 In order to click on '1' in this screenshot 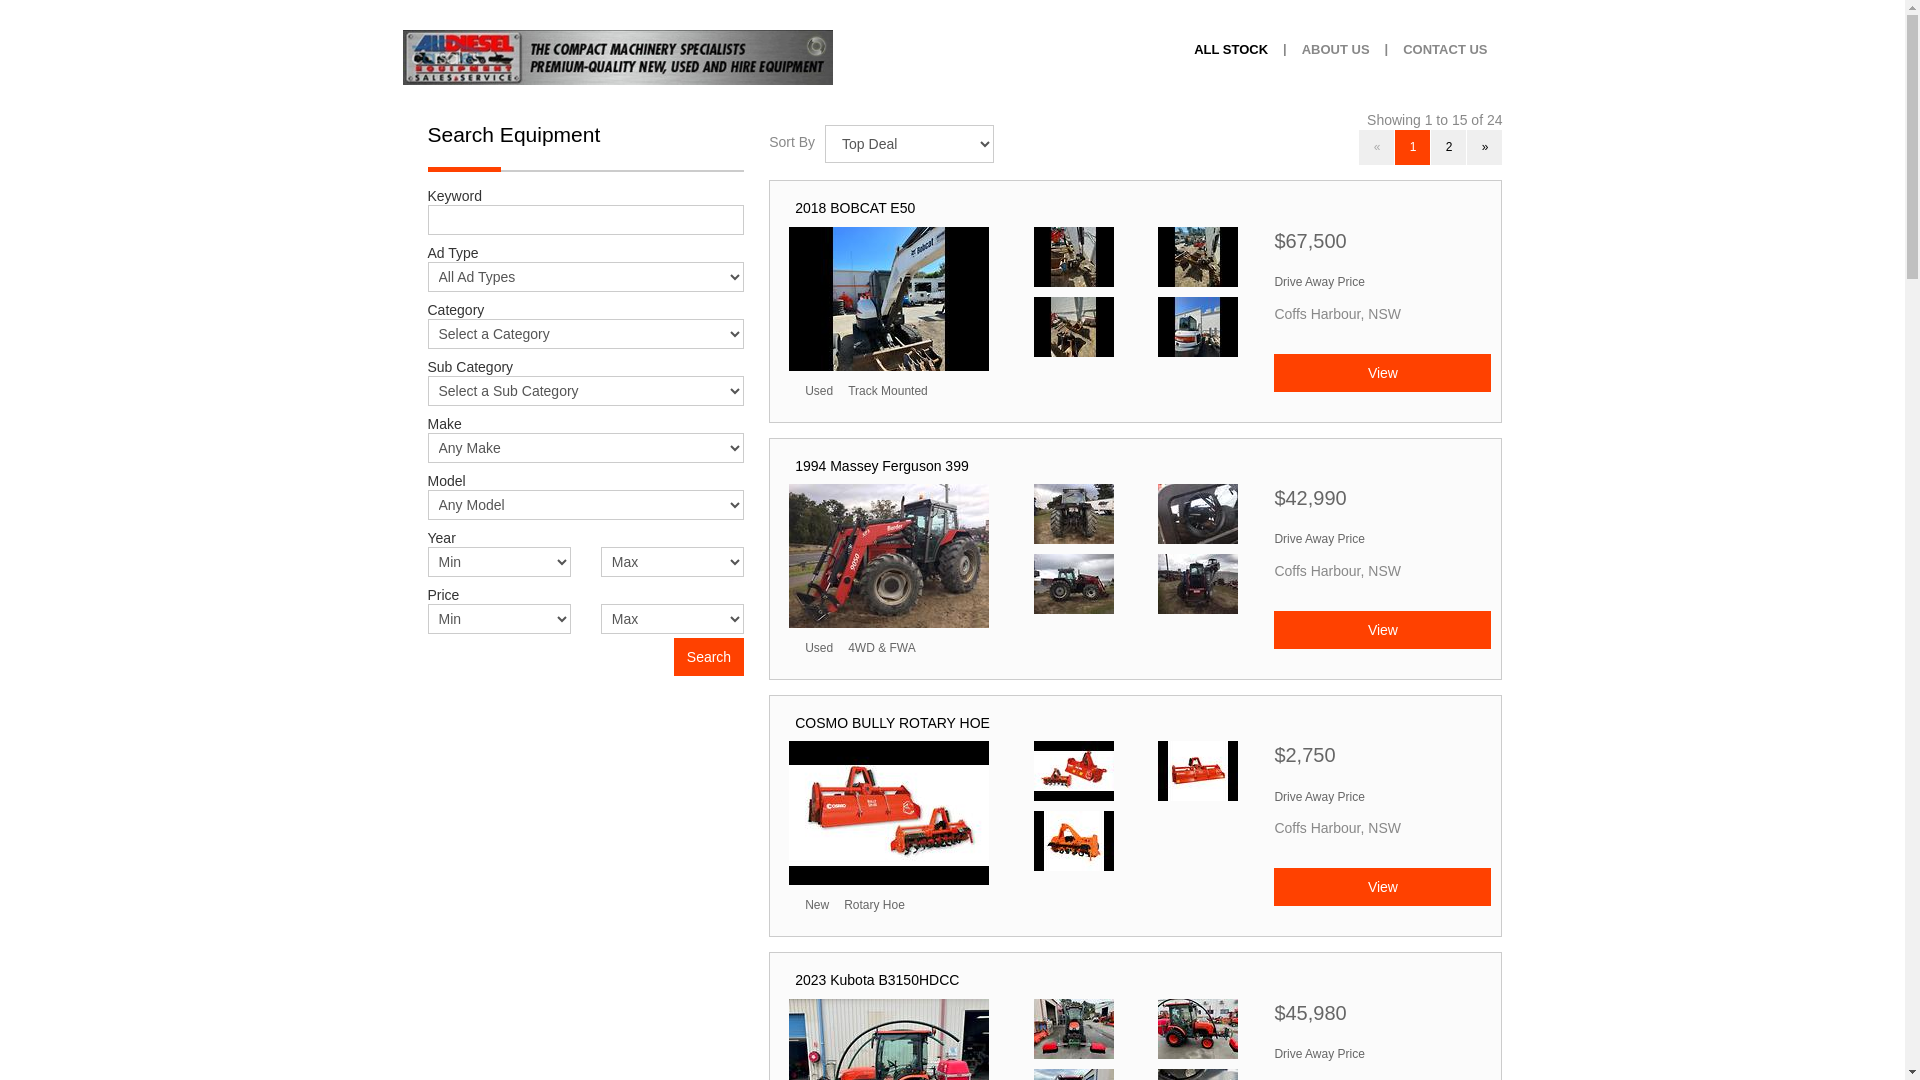, I will do `click(1394, 146)`.